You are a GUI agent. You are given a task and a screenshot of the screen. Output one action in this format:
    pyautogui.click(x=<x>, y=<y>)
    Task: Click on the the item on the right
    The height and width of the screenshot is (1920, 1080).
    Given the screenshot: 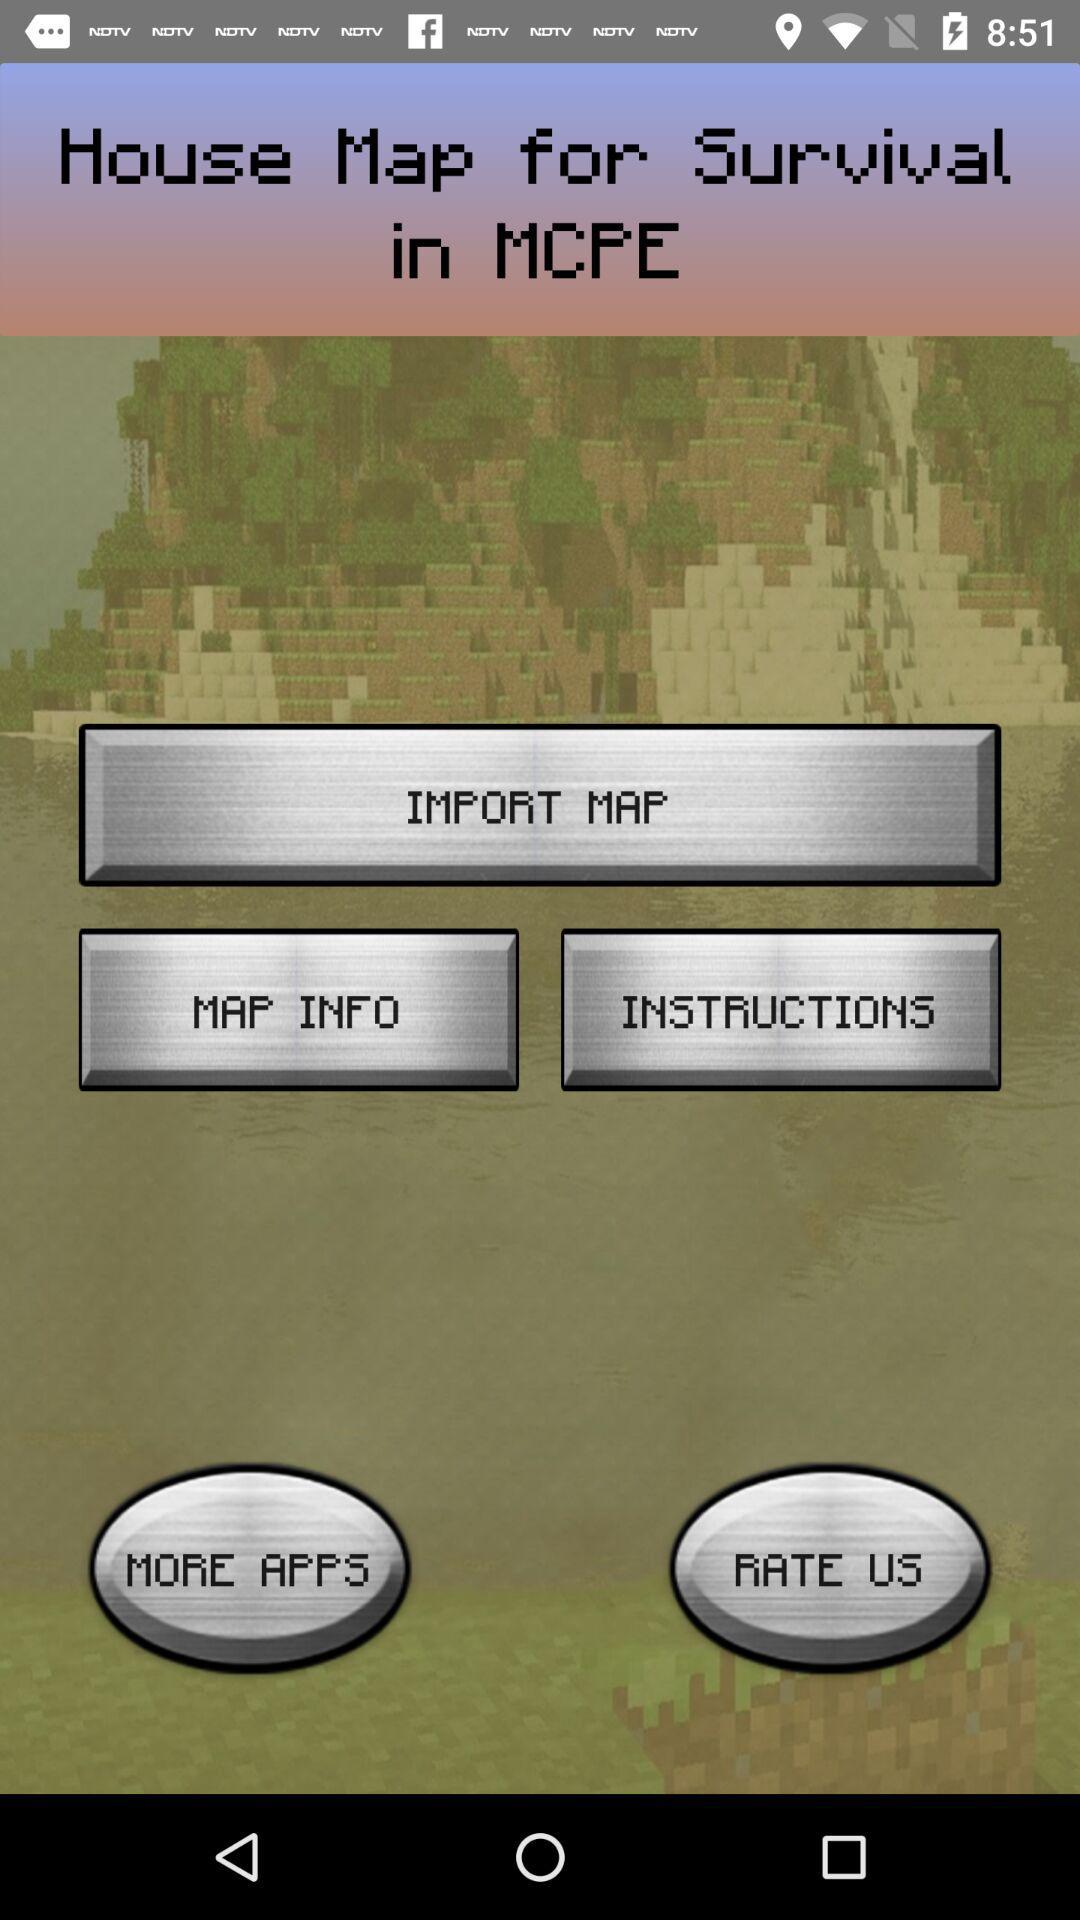 What is the action you would take?
    pyautogui.click(x=780, y=1009)
    